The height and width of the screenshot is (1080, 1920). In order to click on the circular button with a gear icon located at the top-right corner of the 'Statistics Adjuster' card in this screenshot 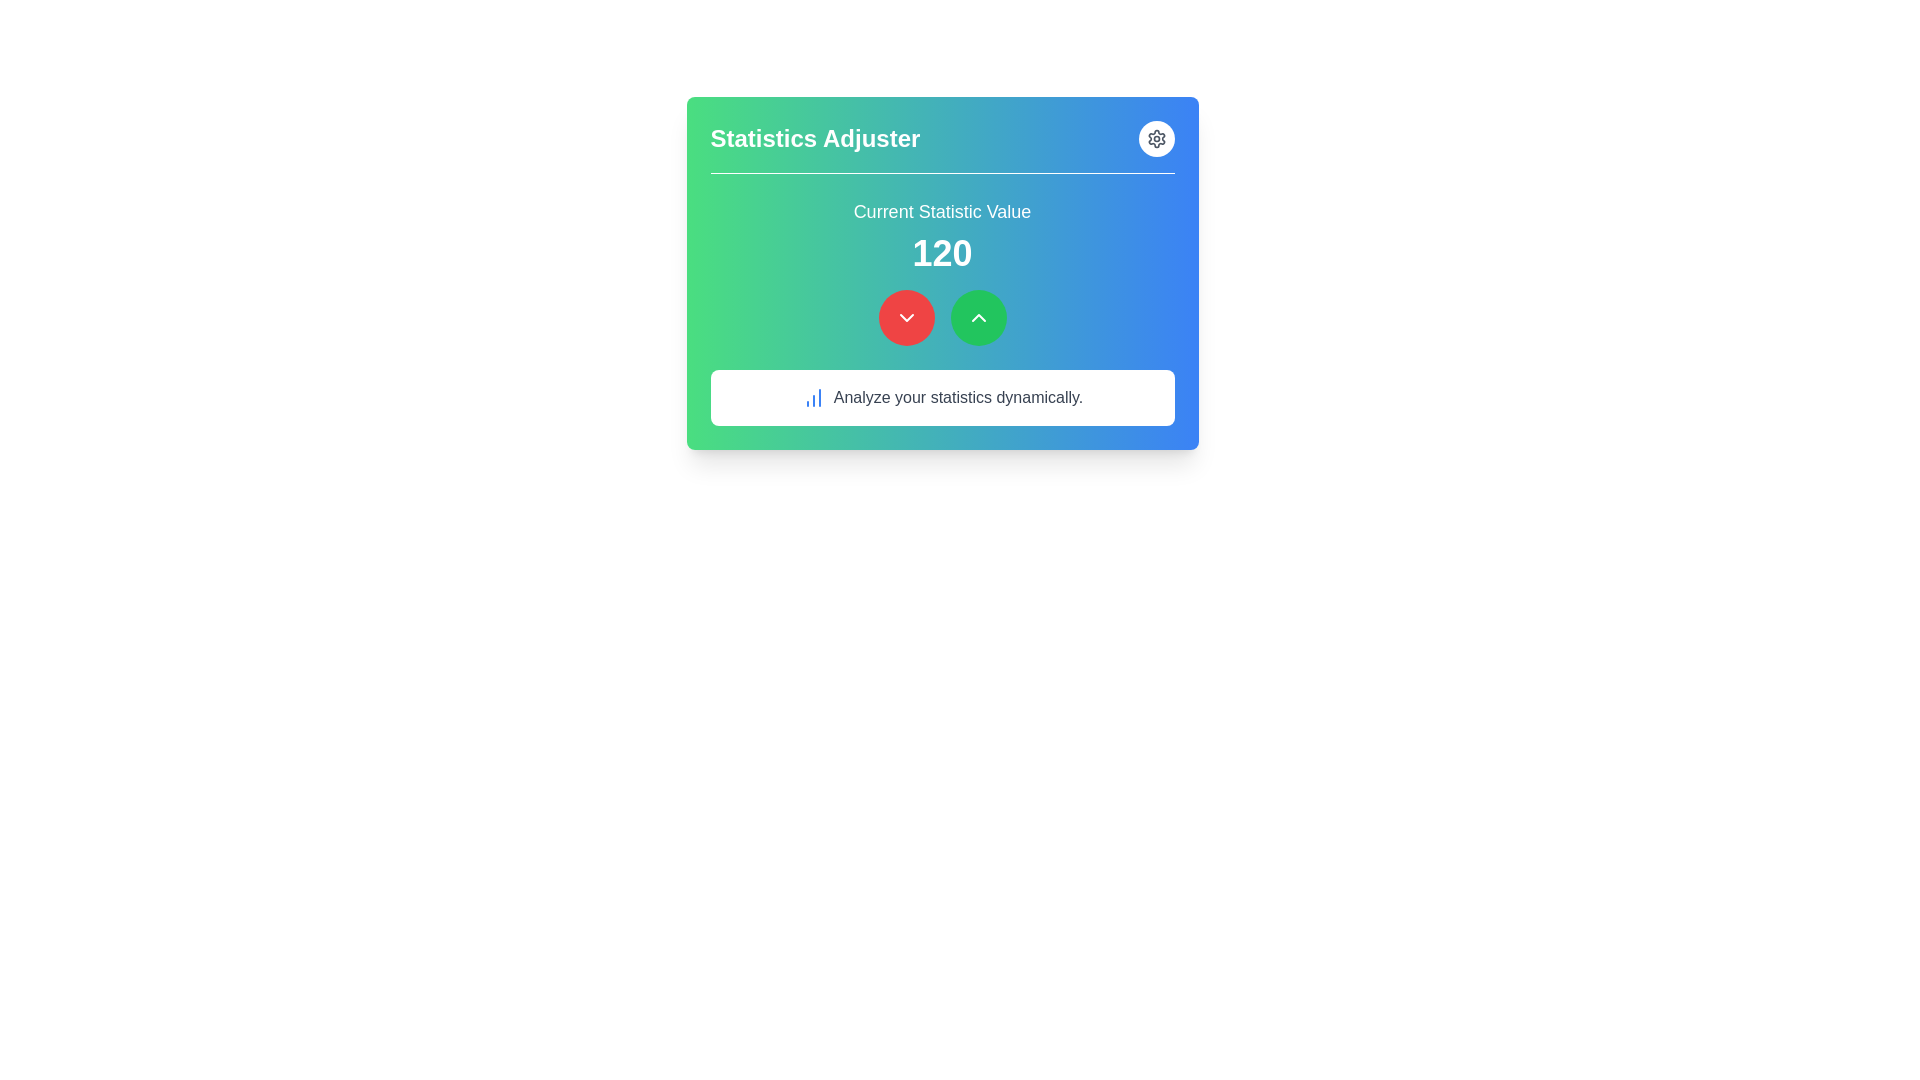, I will do `click(1156, 137)`.